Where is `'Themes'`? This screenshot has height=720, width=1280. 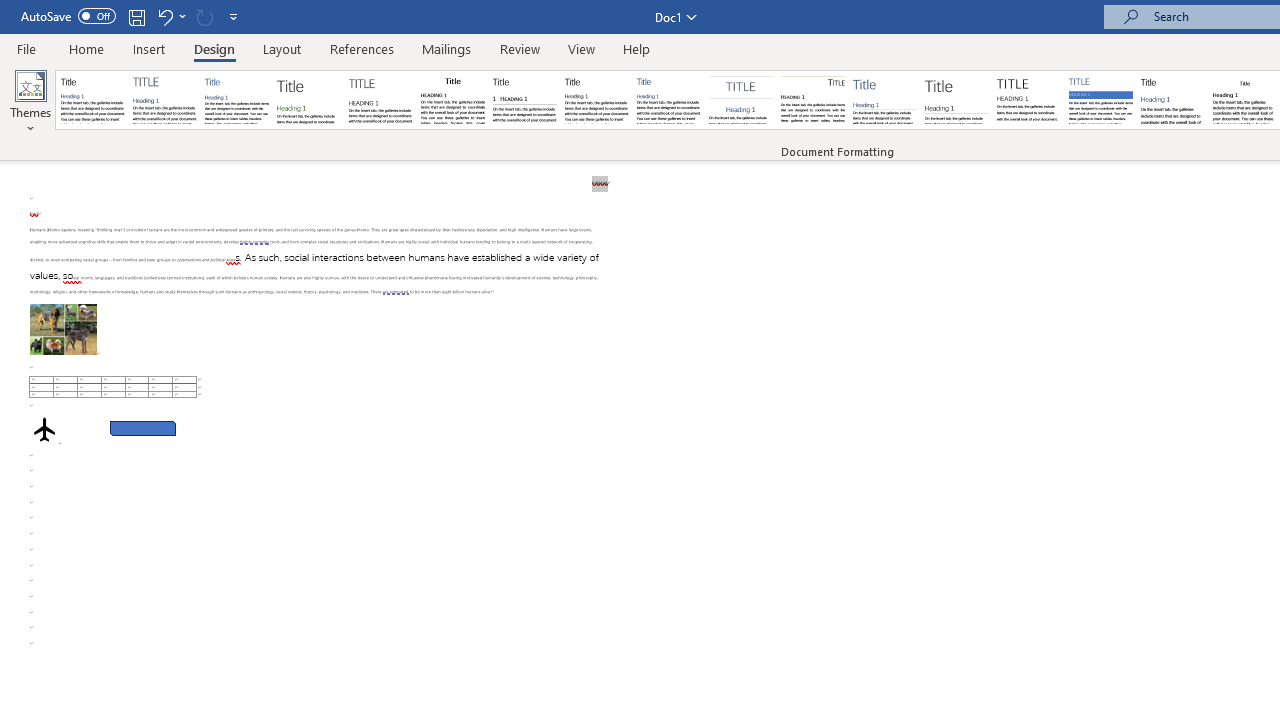 'Themes' is located at coordinates (30, 103).